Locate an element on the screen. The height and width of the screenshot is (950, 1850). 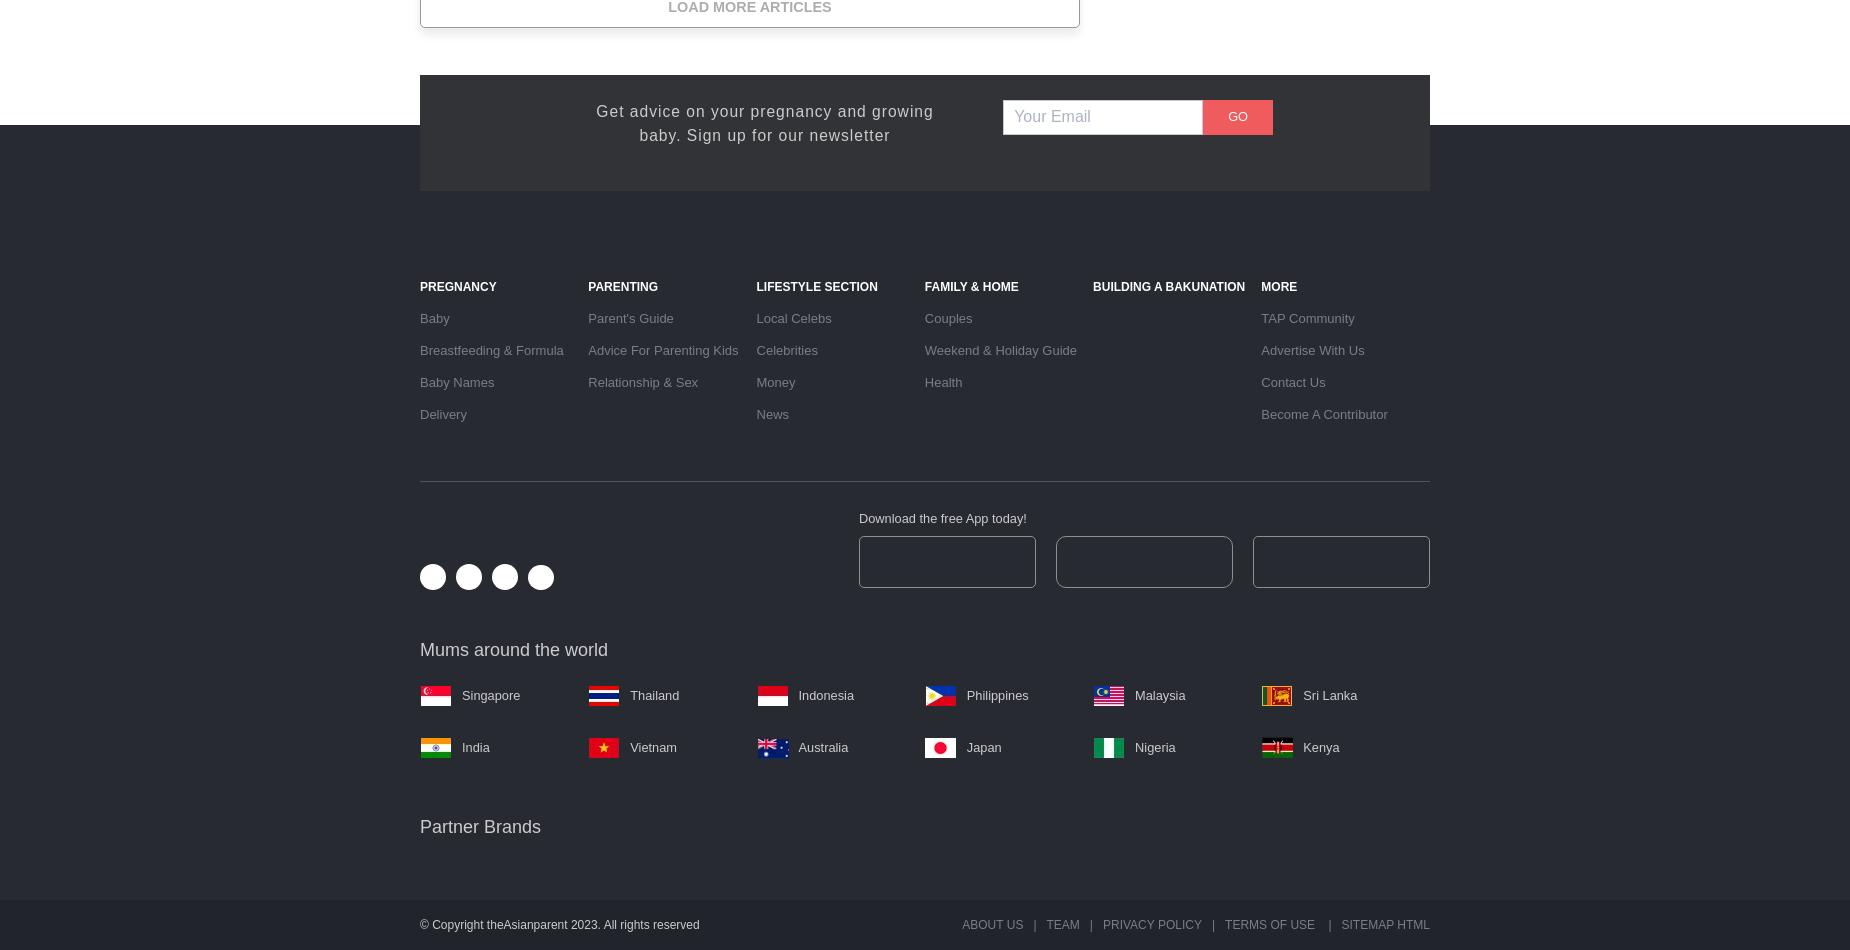
'Get advice on your pregnancy and growing baby. Sign up for our newsletter' is located at coordinates (764, 122).